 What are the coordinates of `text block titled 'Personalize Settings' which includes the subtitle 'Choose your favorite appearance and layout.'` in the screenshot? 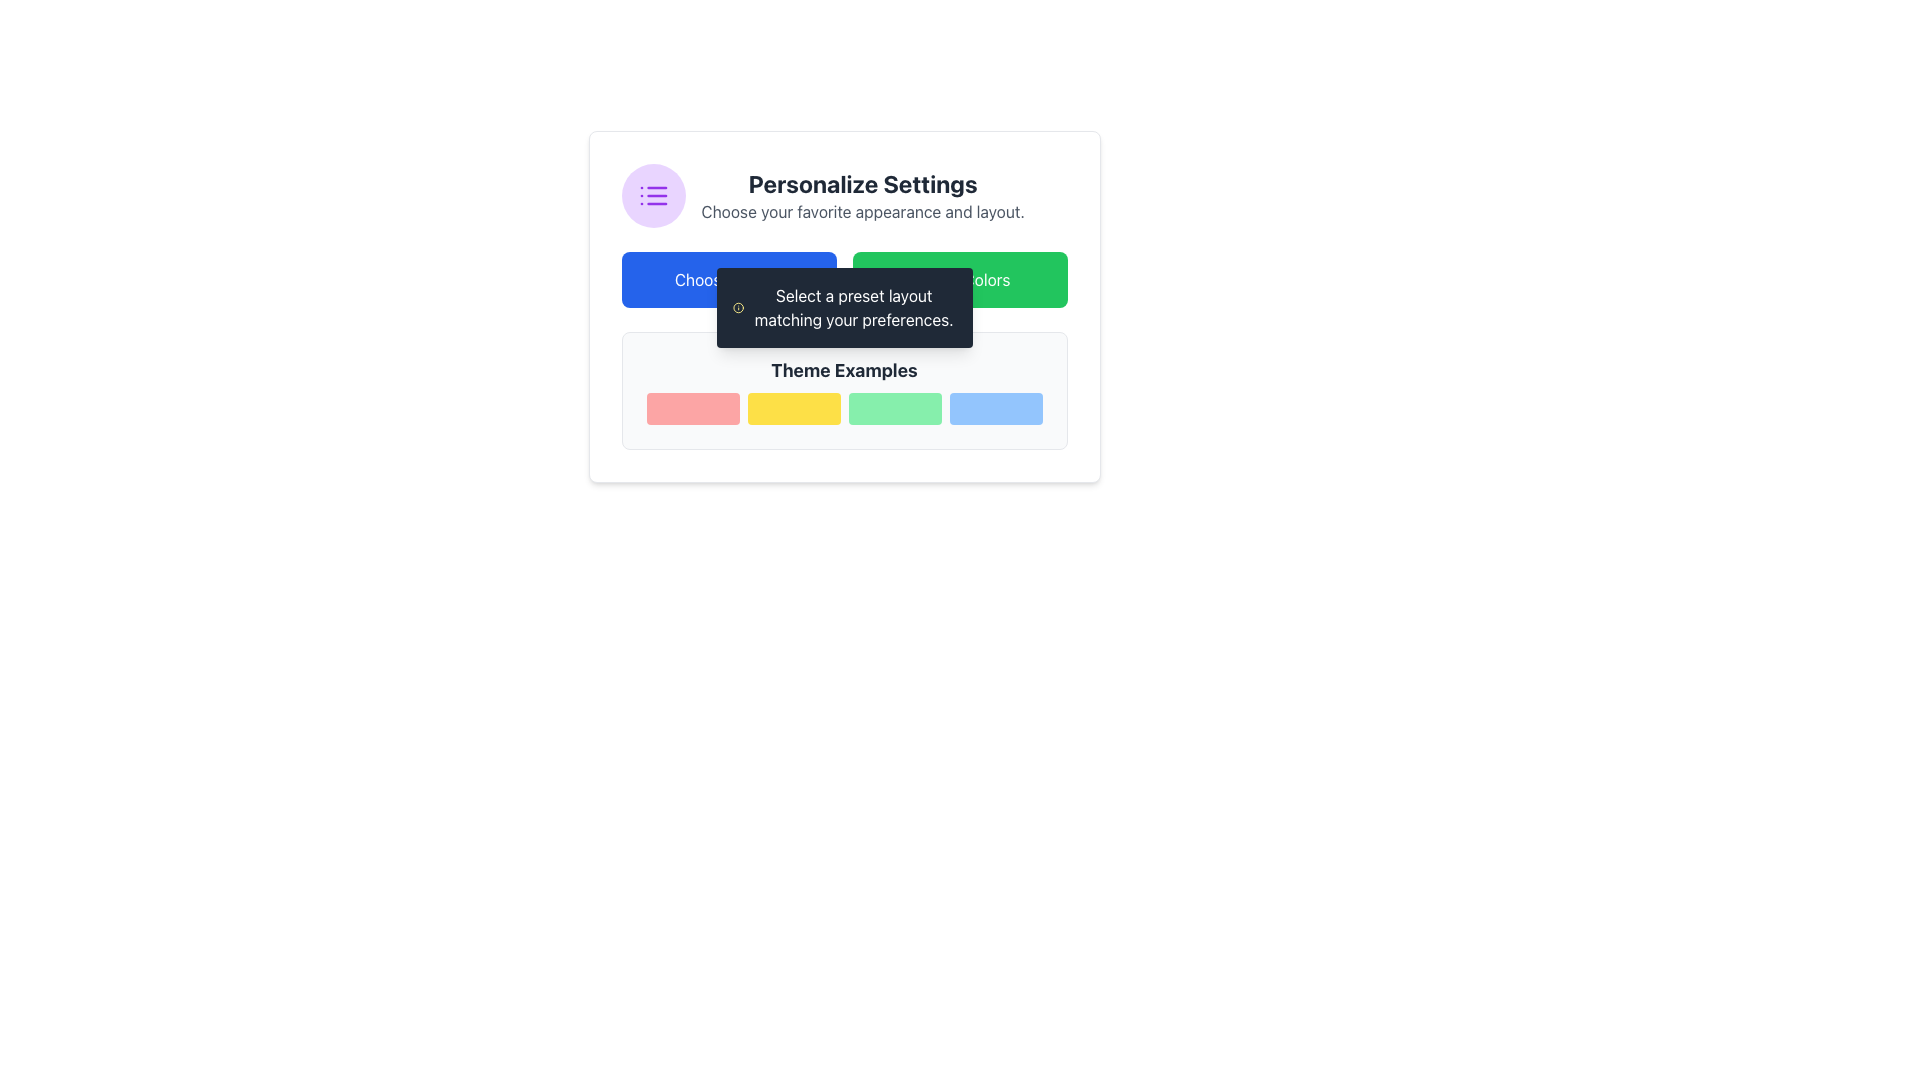 It's located at (863, 196).